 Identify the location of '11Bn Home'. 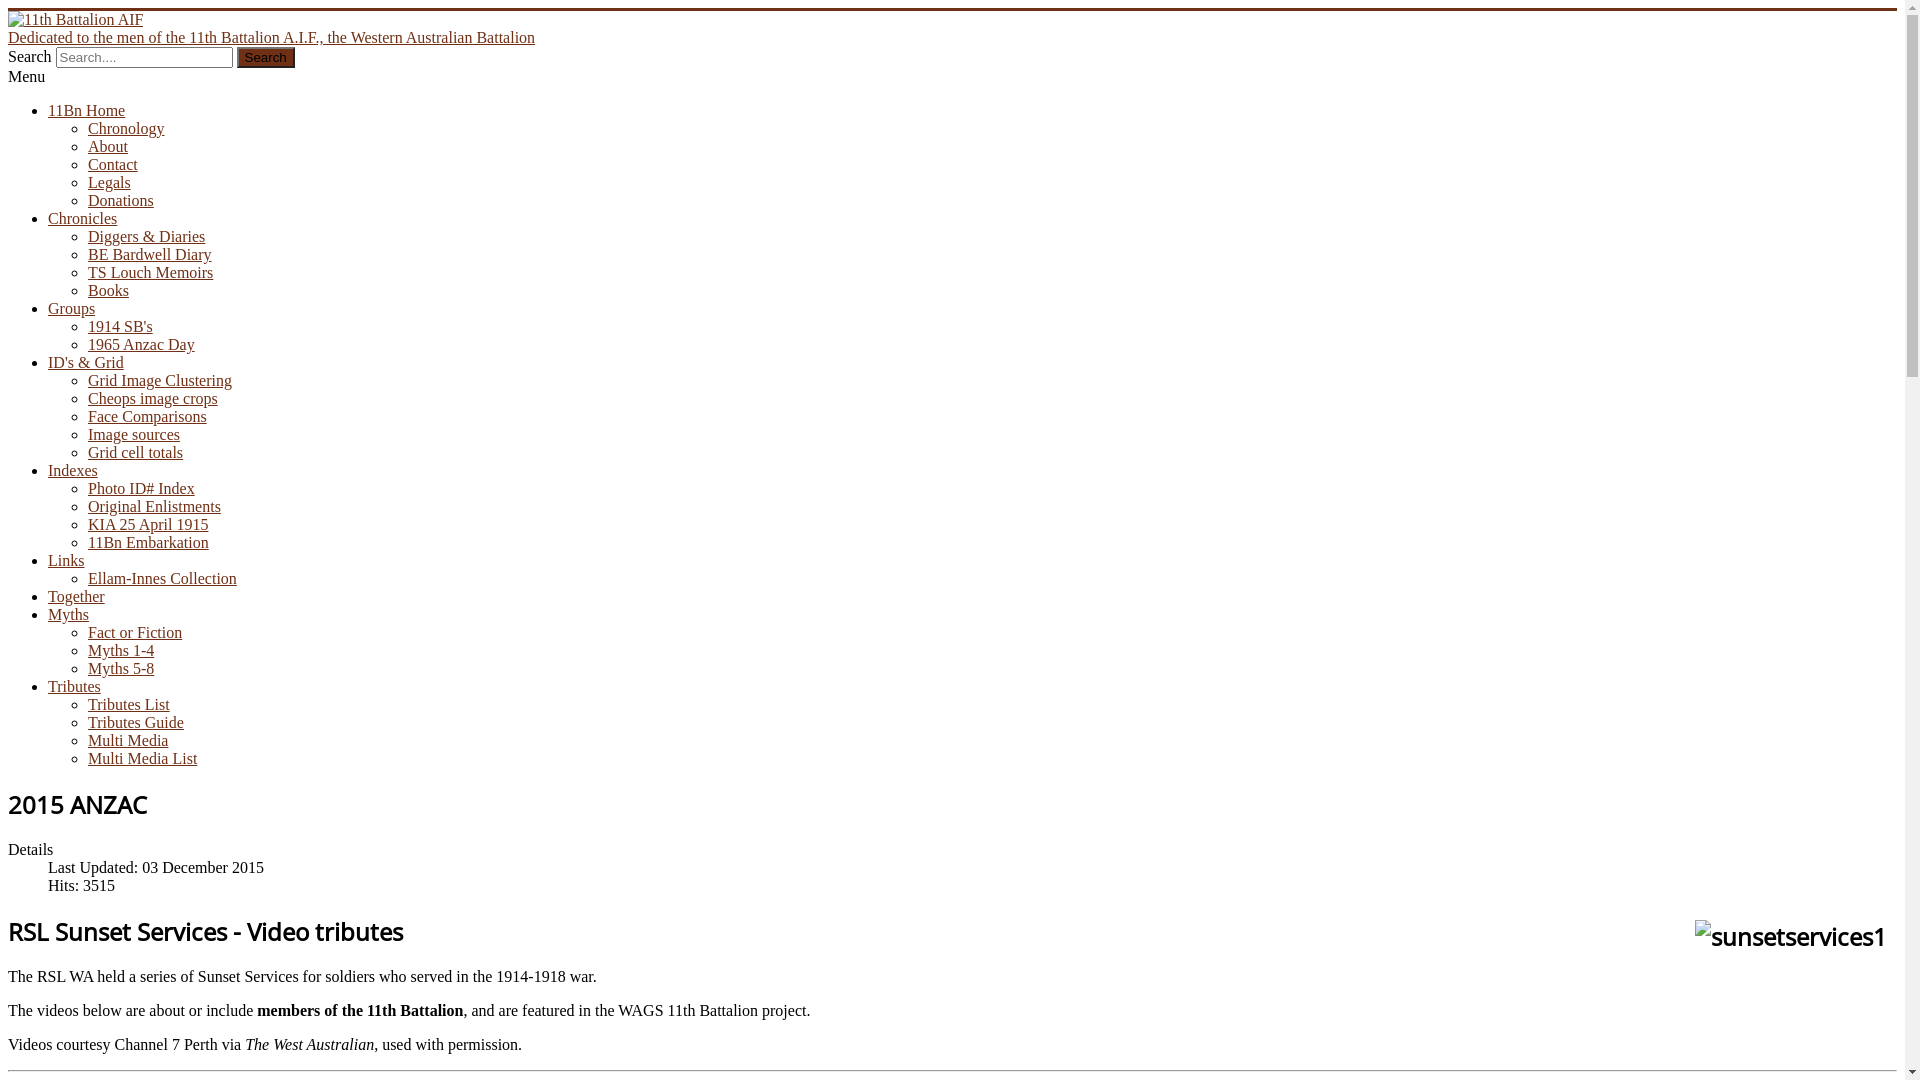
(85, 110).